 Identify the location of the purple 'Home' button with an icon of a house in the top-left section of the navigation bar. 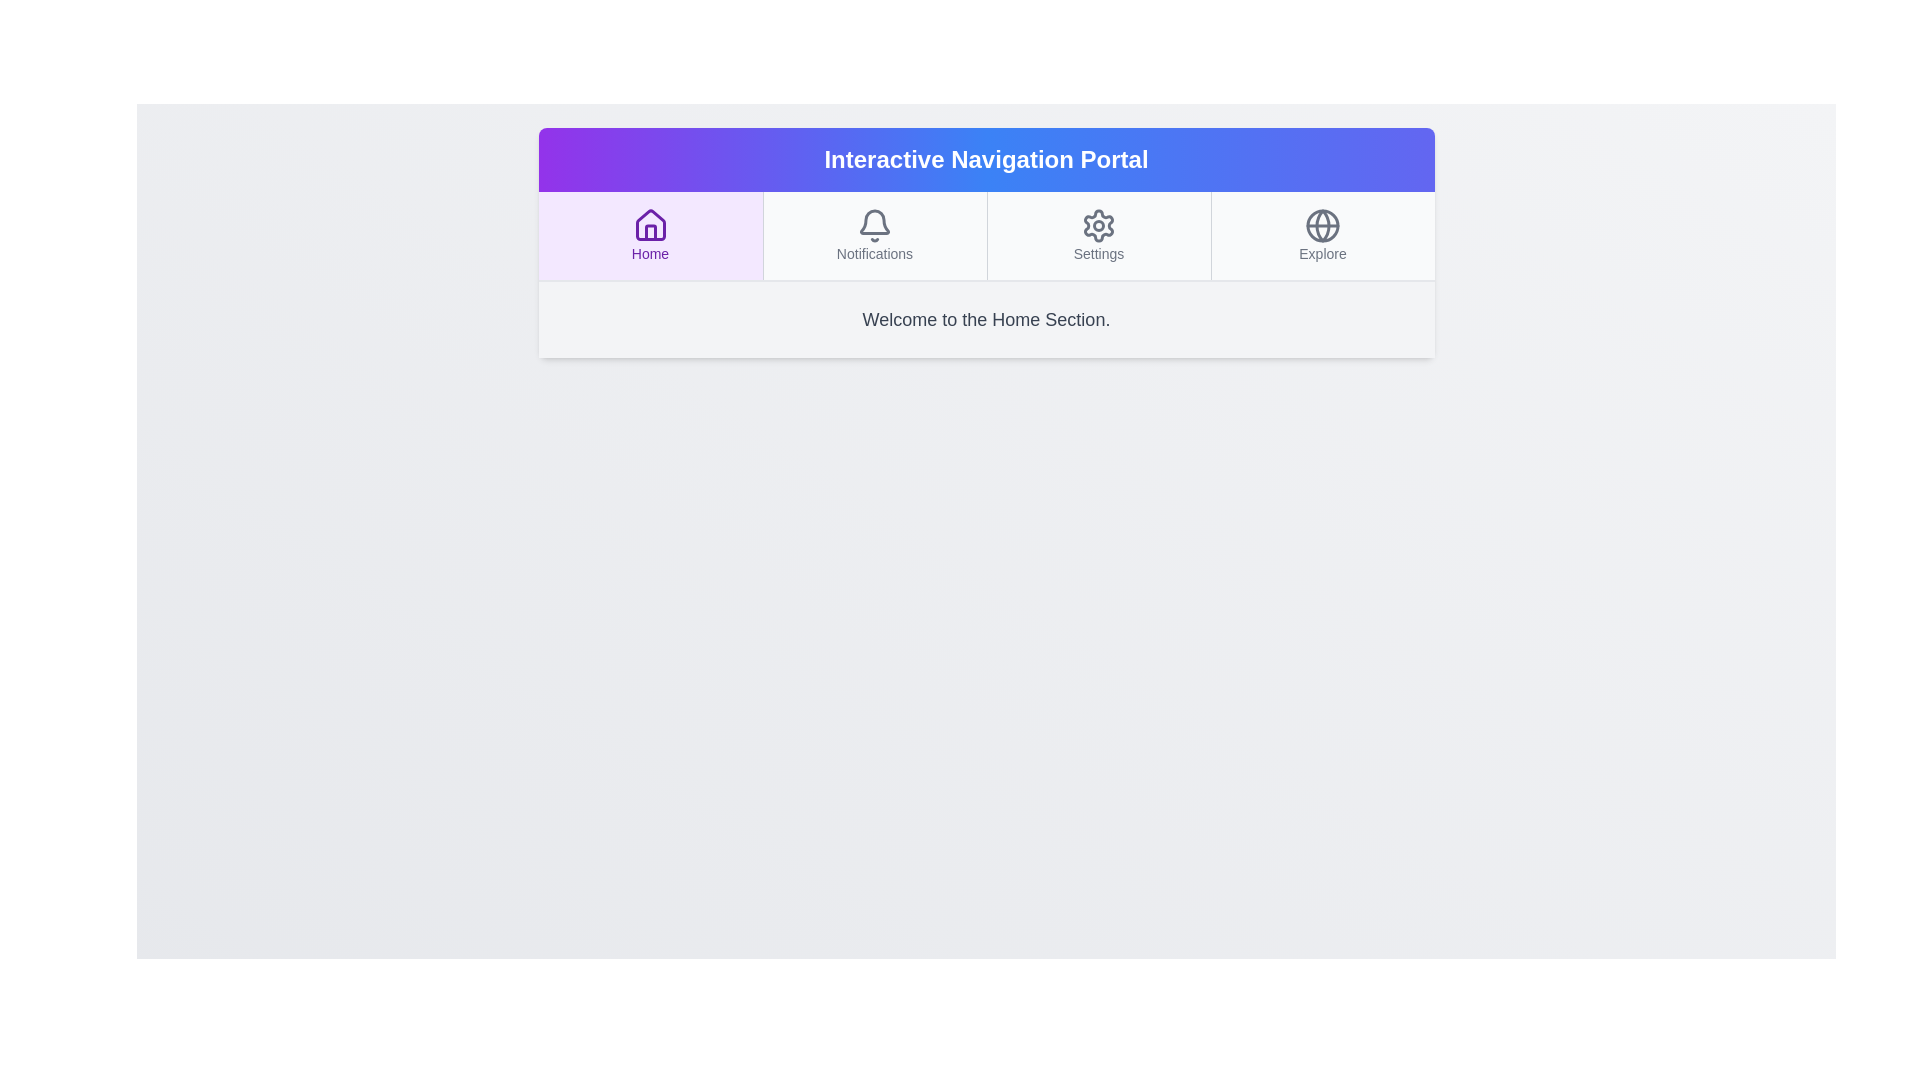
(650, 234).